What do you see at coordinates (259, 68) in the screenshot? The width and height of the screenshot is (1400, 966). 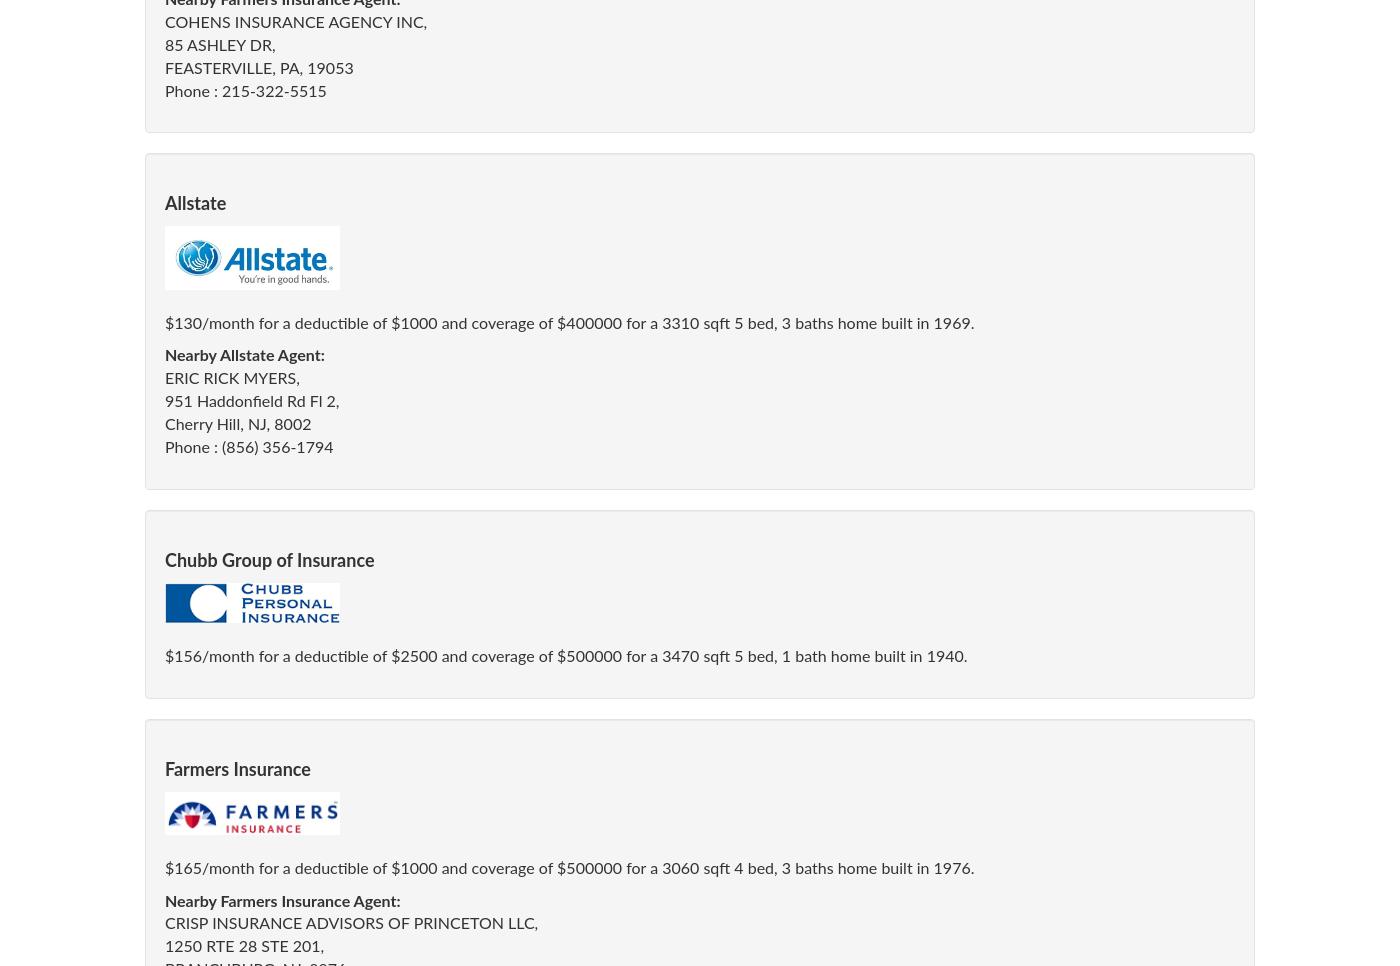 I see `'FEASTERVILLE, 
	 
	
	
		PA, 
	 
	
	
		19053'` at bounding box center [259, 68].